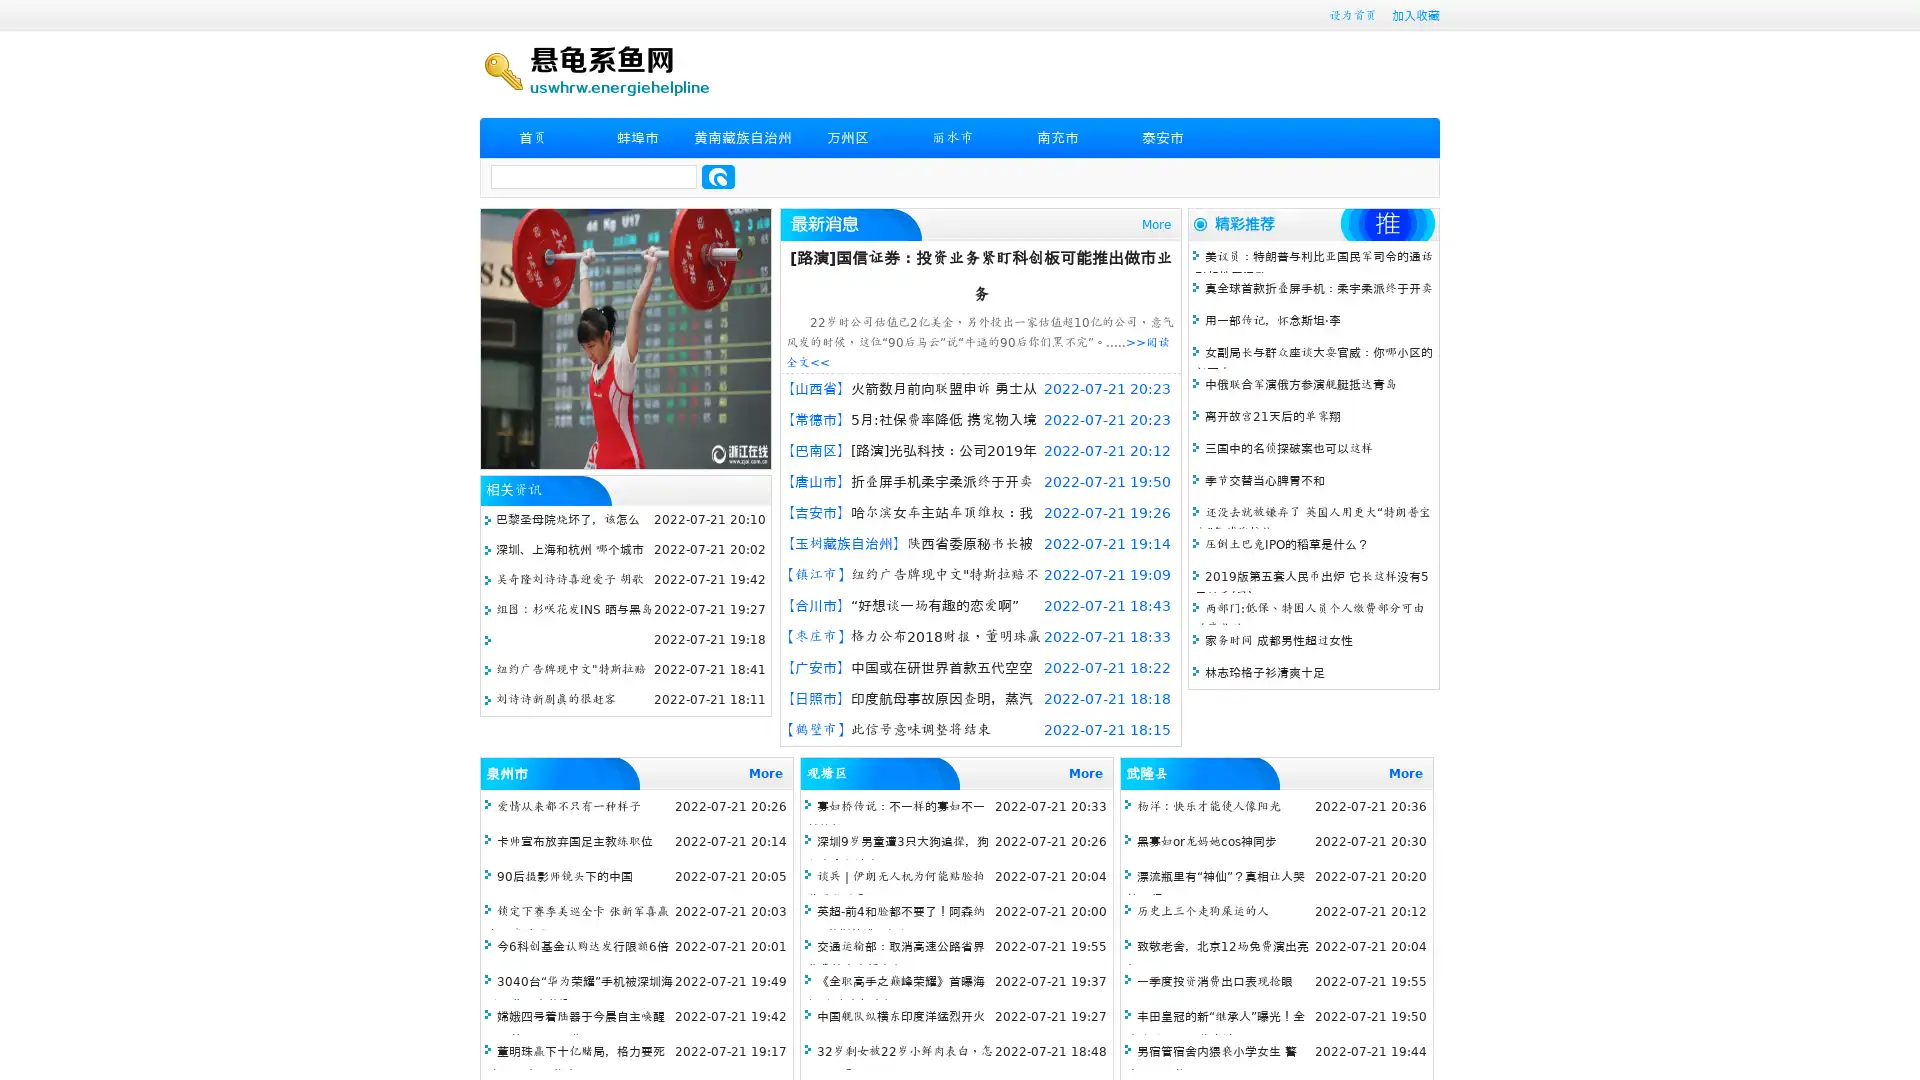 This screenshot has height=1080, width=1920. What do you see at coordinates (718, 176) in the screenshot?
I see `Search` at bounding box center [718, 176].